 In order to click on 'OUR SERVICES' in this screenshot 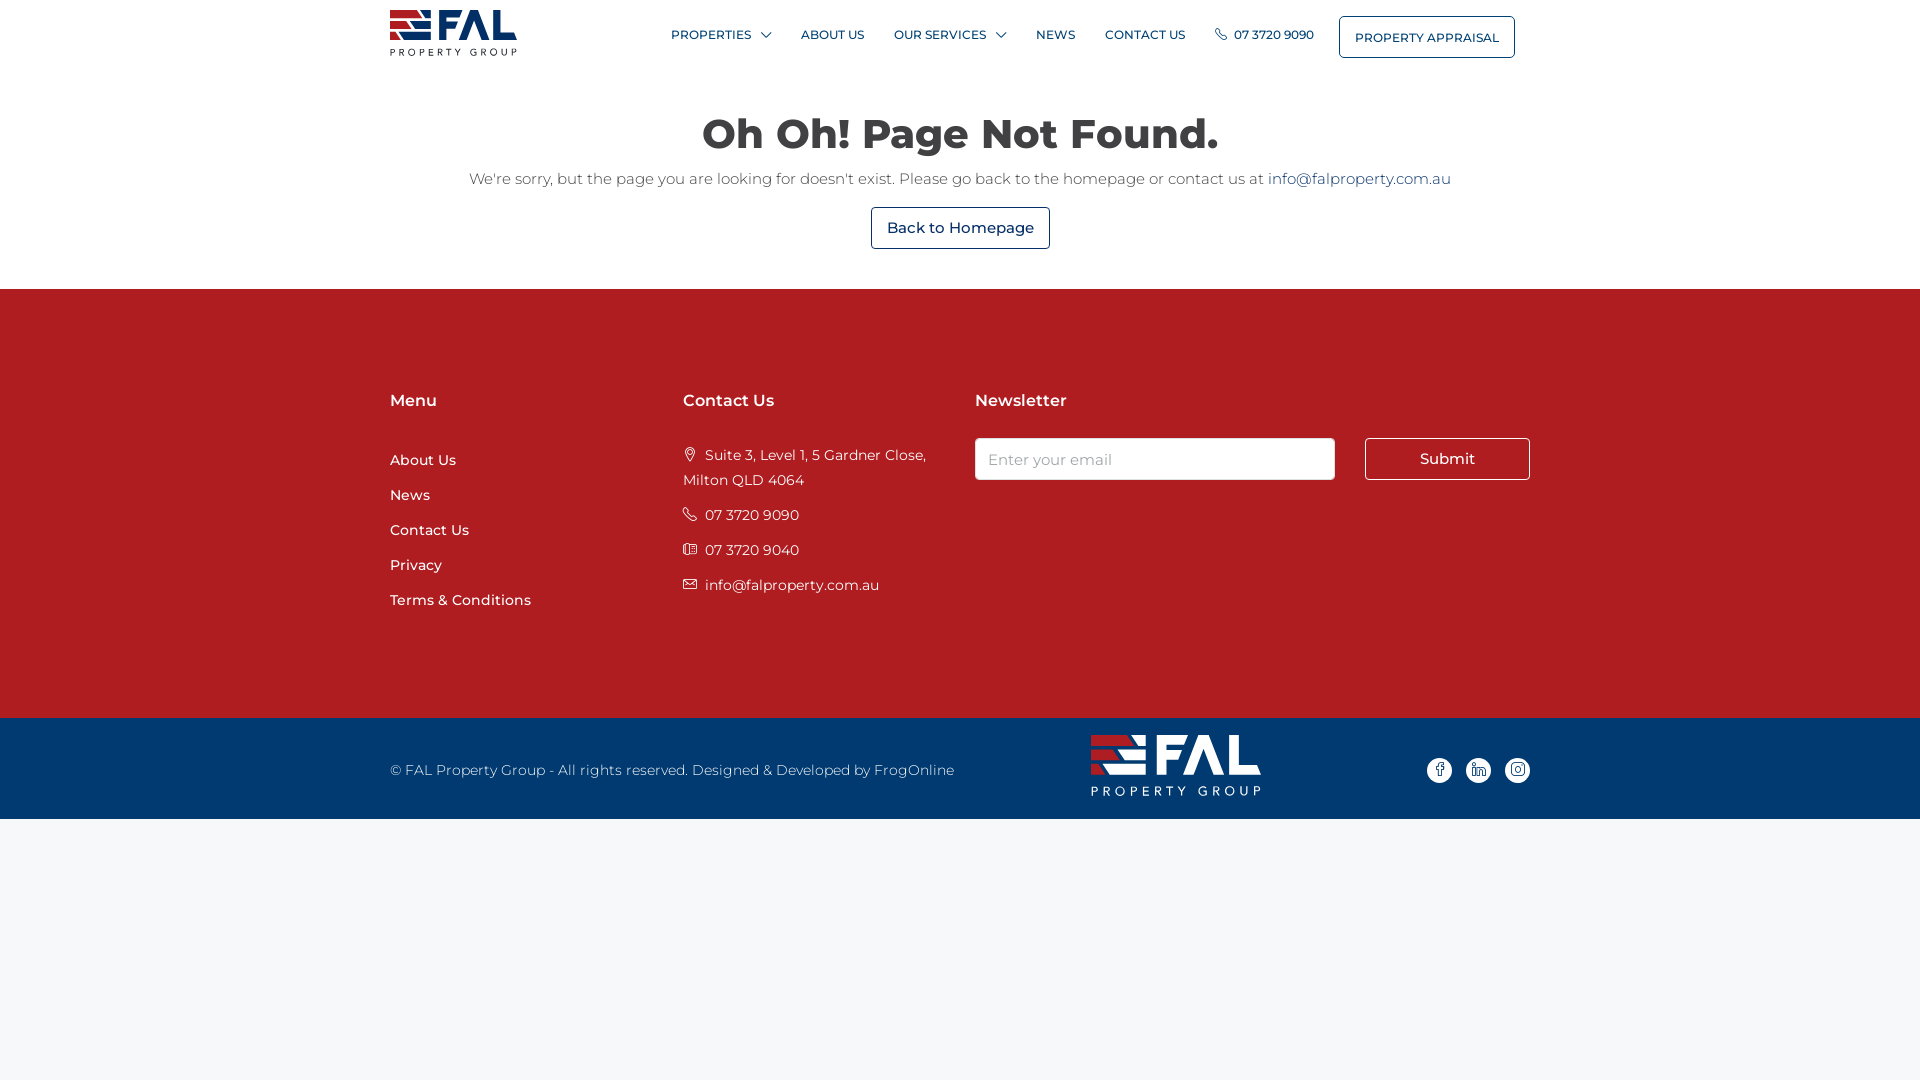, I will do `click(949, 34)`.